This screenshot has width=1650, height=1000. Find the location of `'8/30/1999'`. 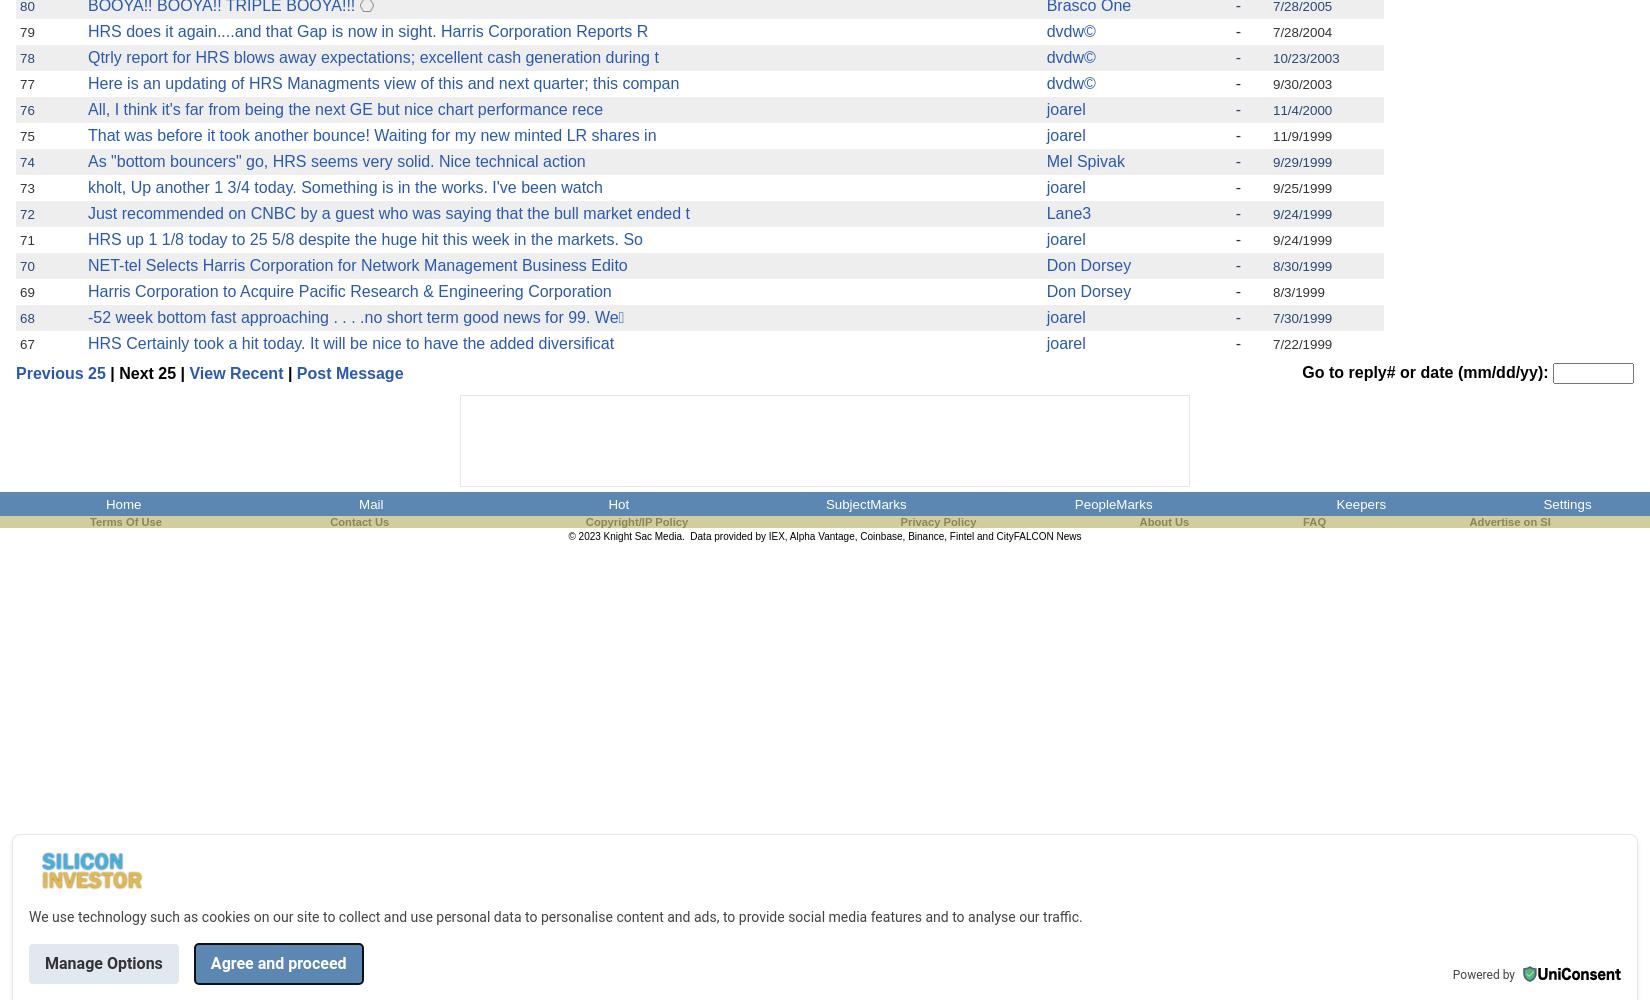

'8/30/1999' is located at coordinates (1301, 265).